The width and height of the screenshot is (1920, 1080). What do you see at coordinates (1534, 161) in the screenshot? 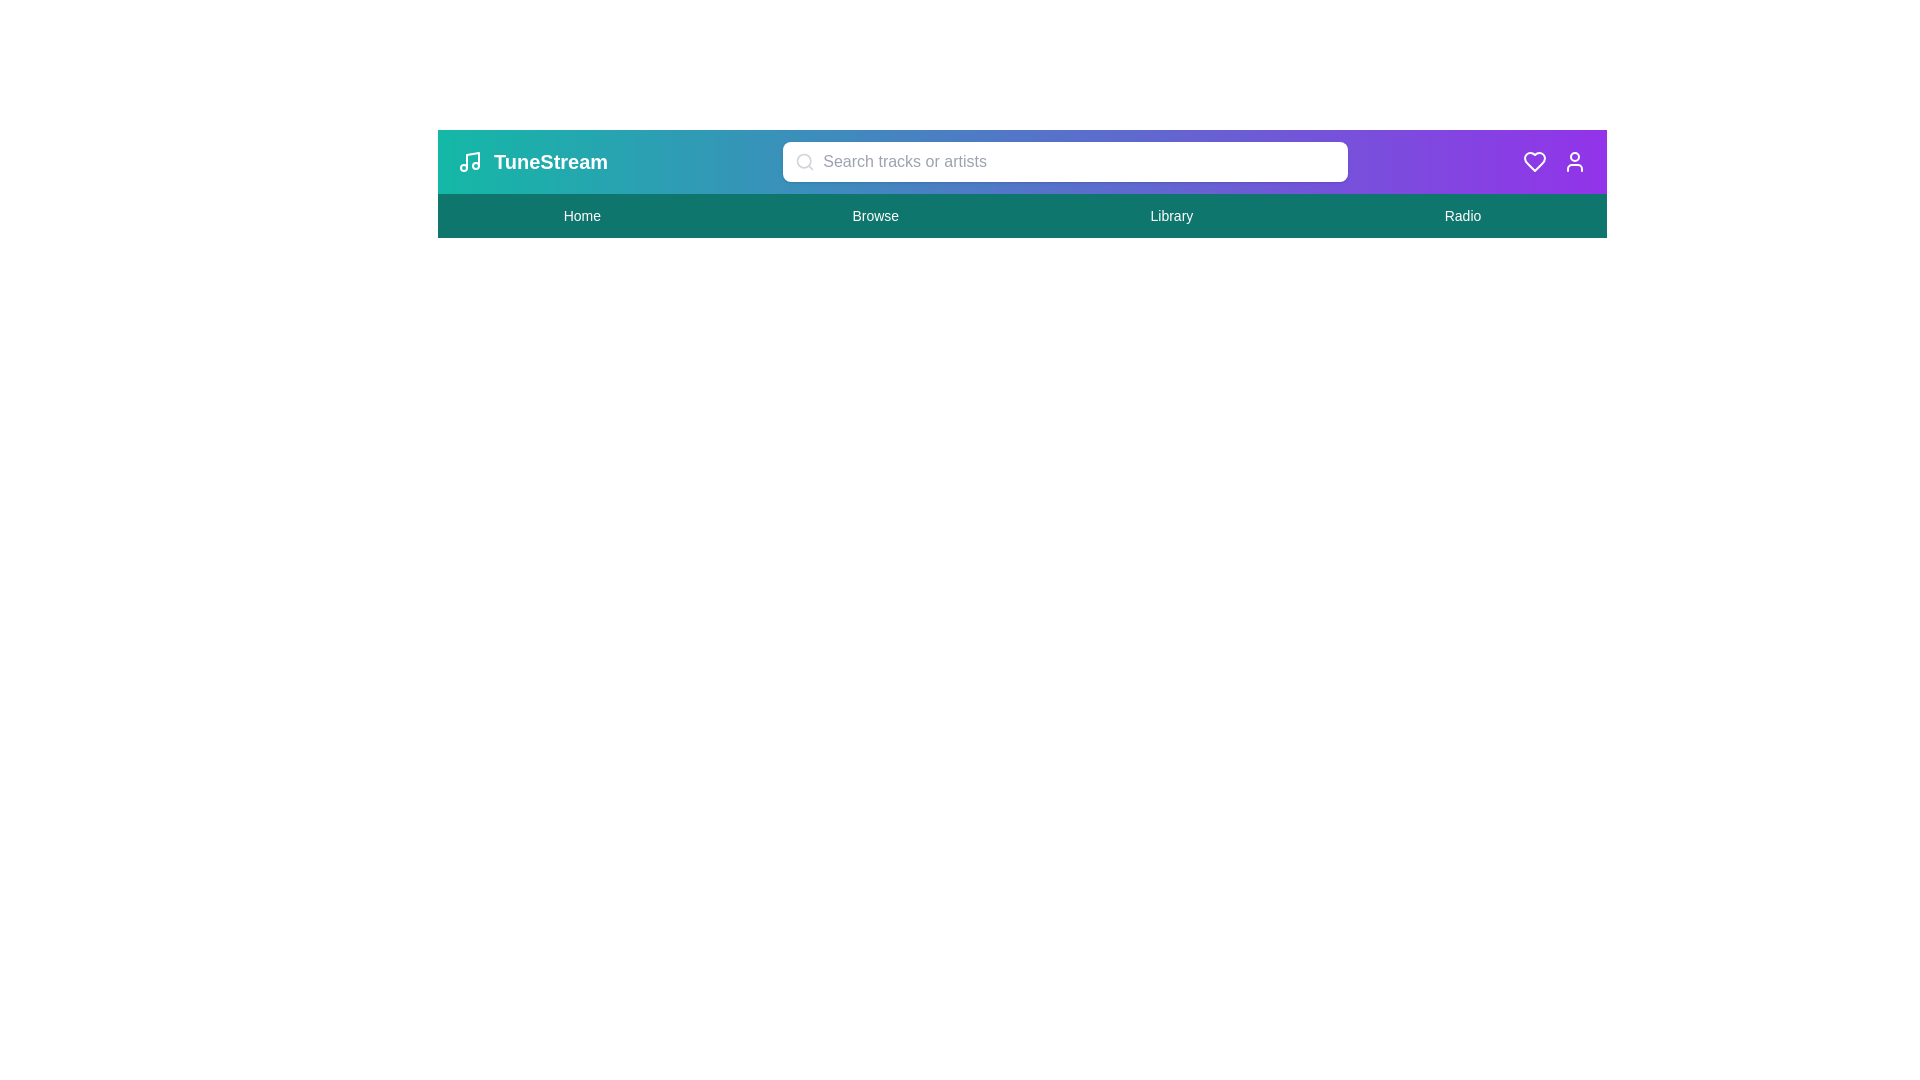
I see `the heart icon to favorite the item` at bounding box center [1534, 161].